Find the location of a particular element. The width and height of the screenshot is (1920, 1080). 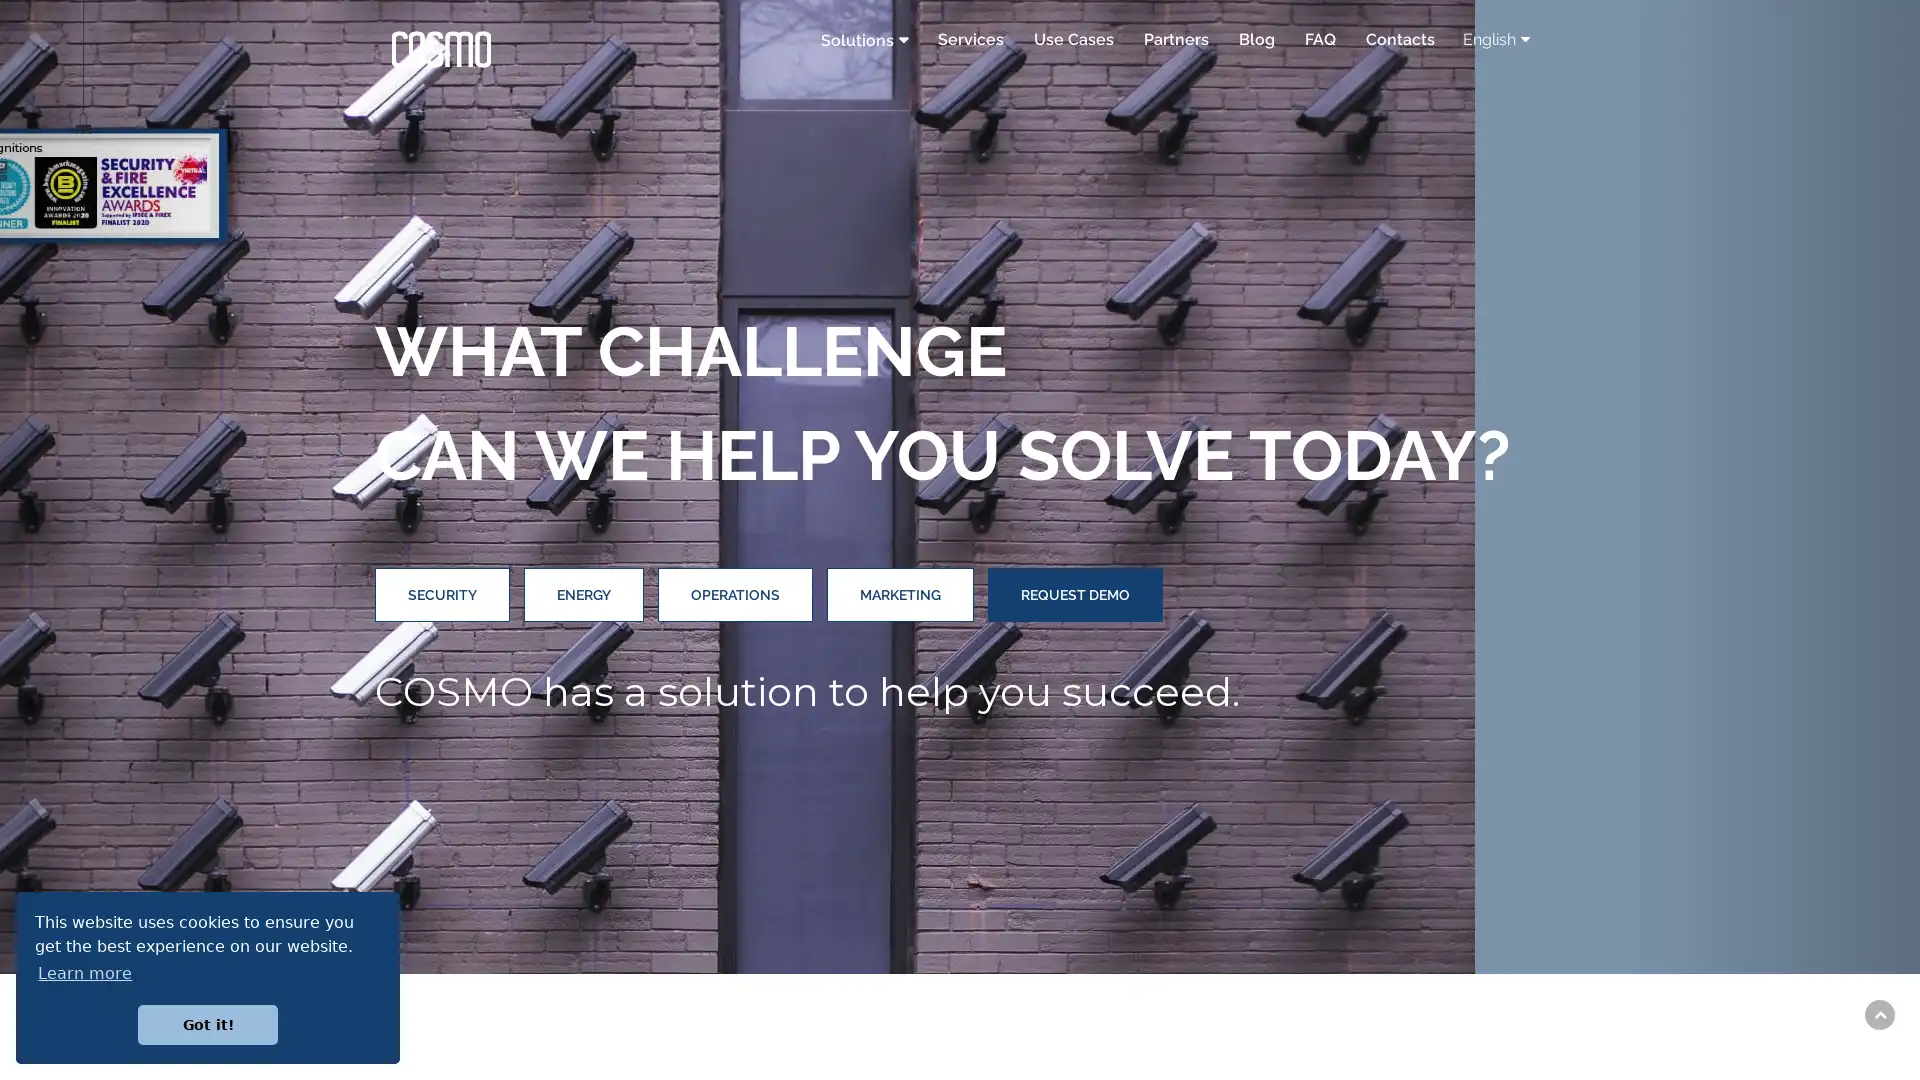

learn more about cookies is located at coordinates (84, 972).